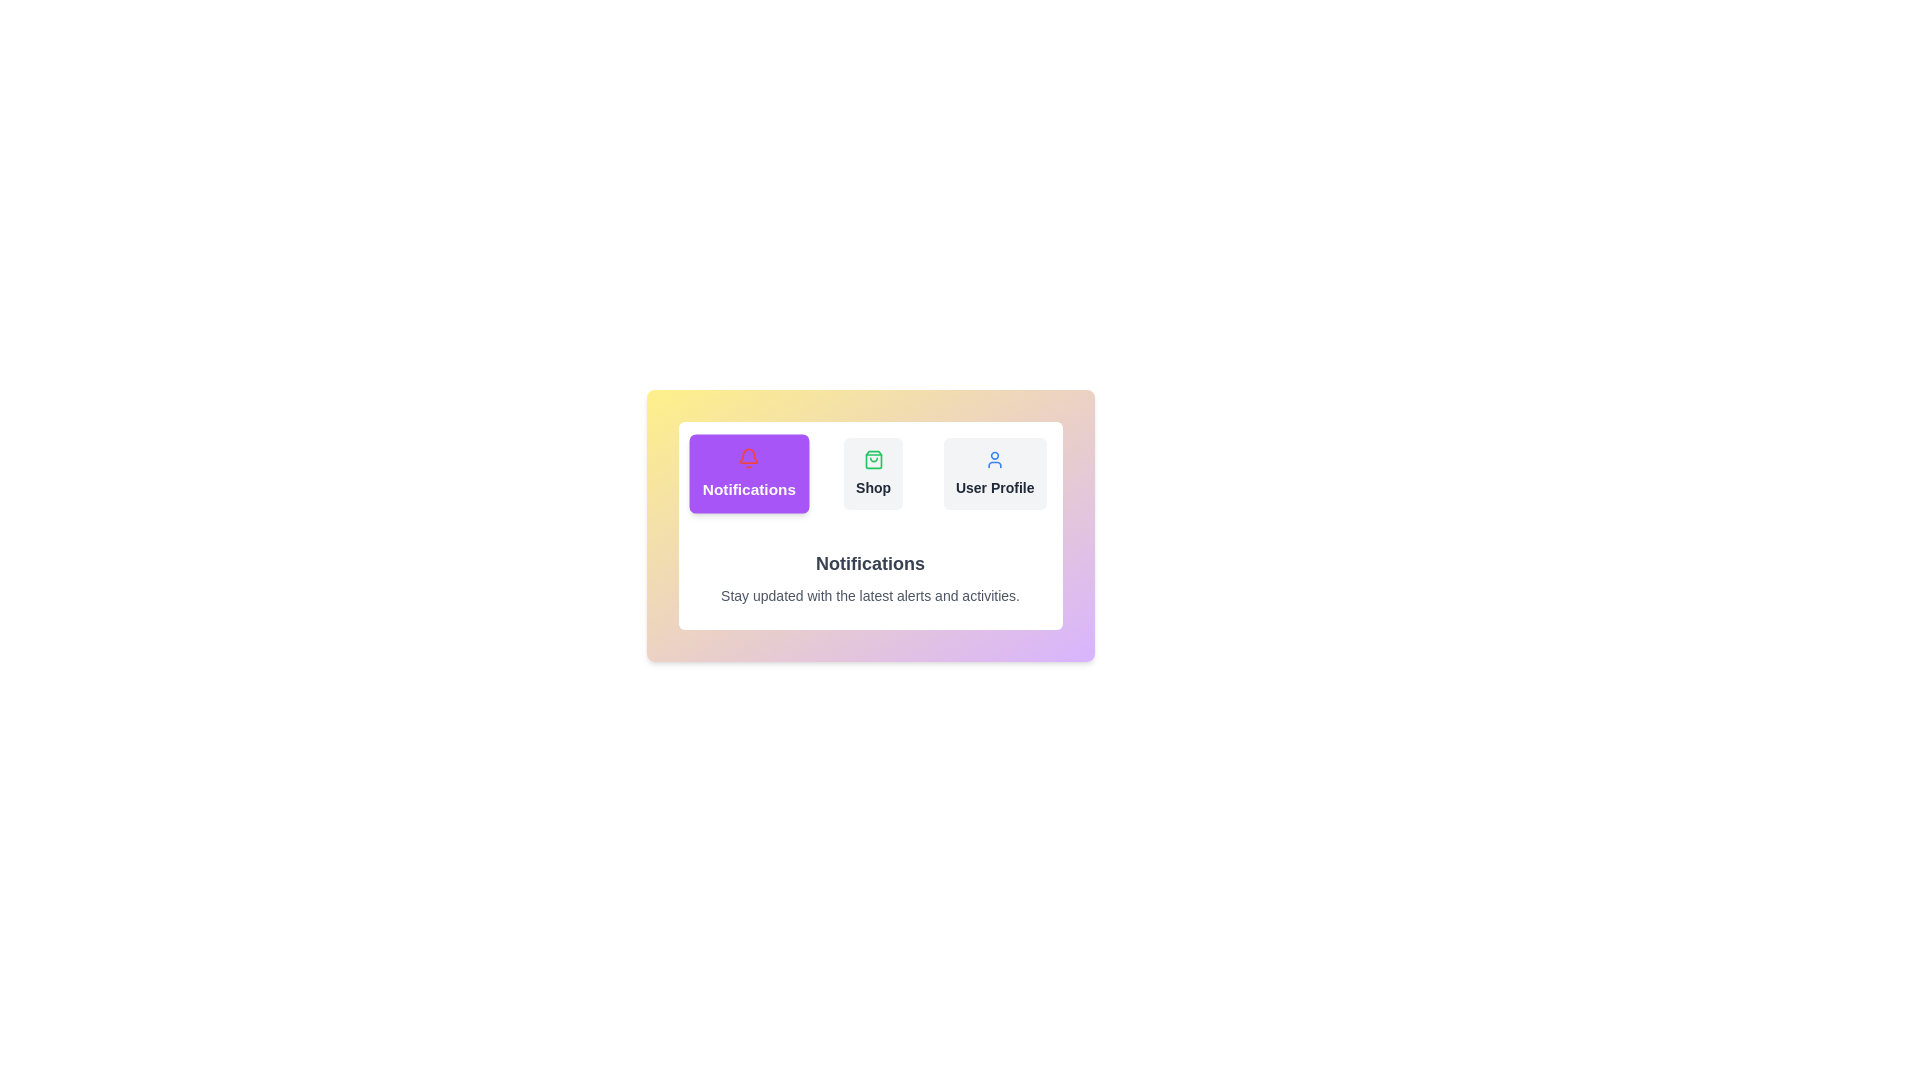 The width and height of the screenshot is (1920, 1080). Describe the element at coordinates (747, 474) in the screenshot. I see `the tab labeled Notifications to switch the active content` at that location.